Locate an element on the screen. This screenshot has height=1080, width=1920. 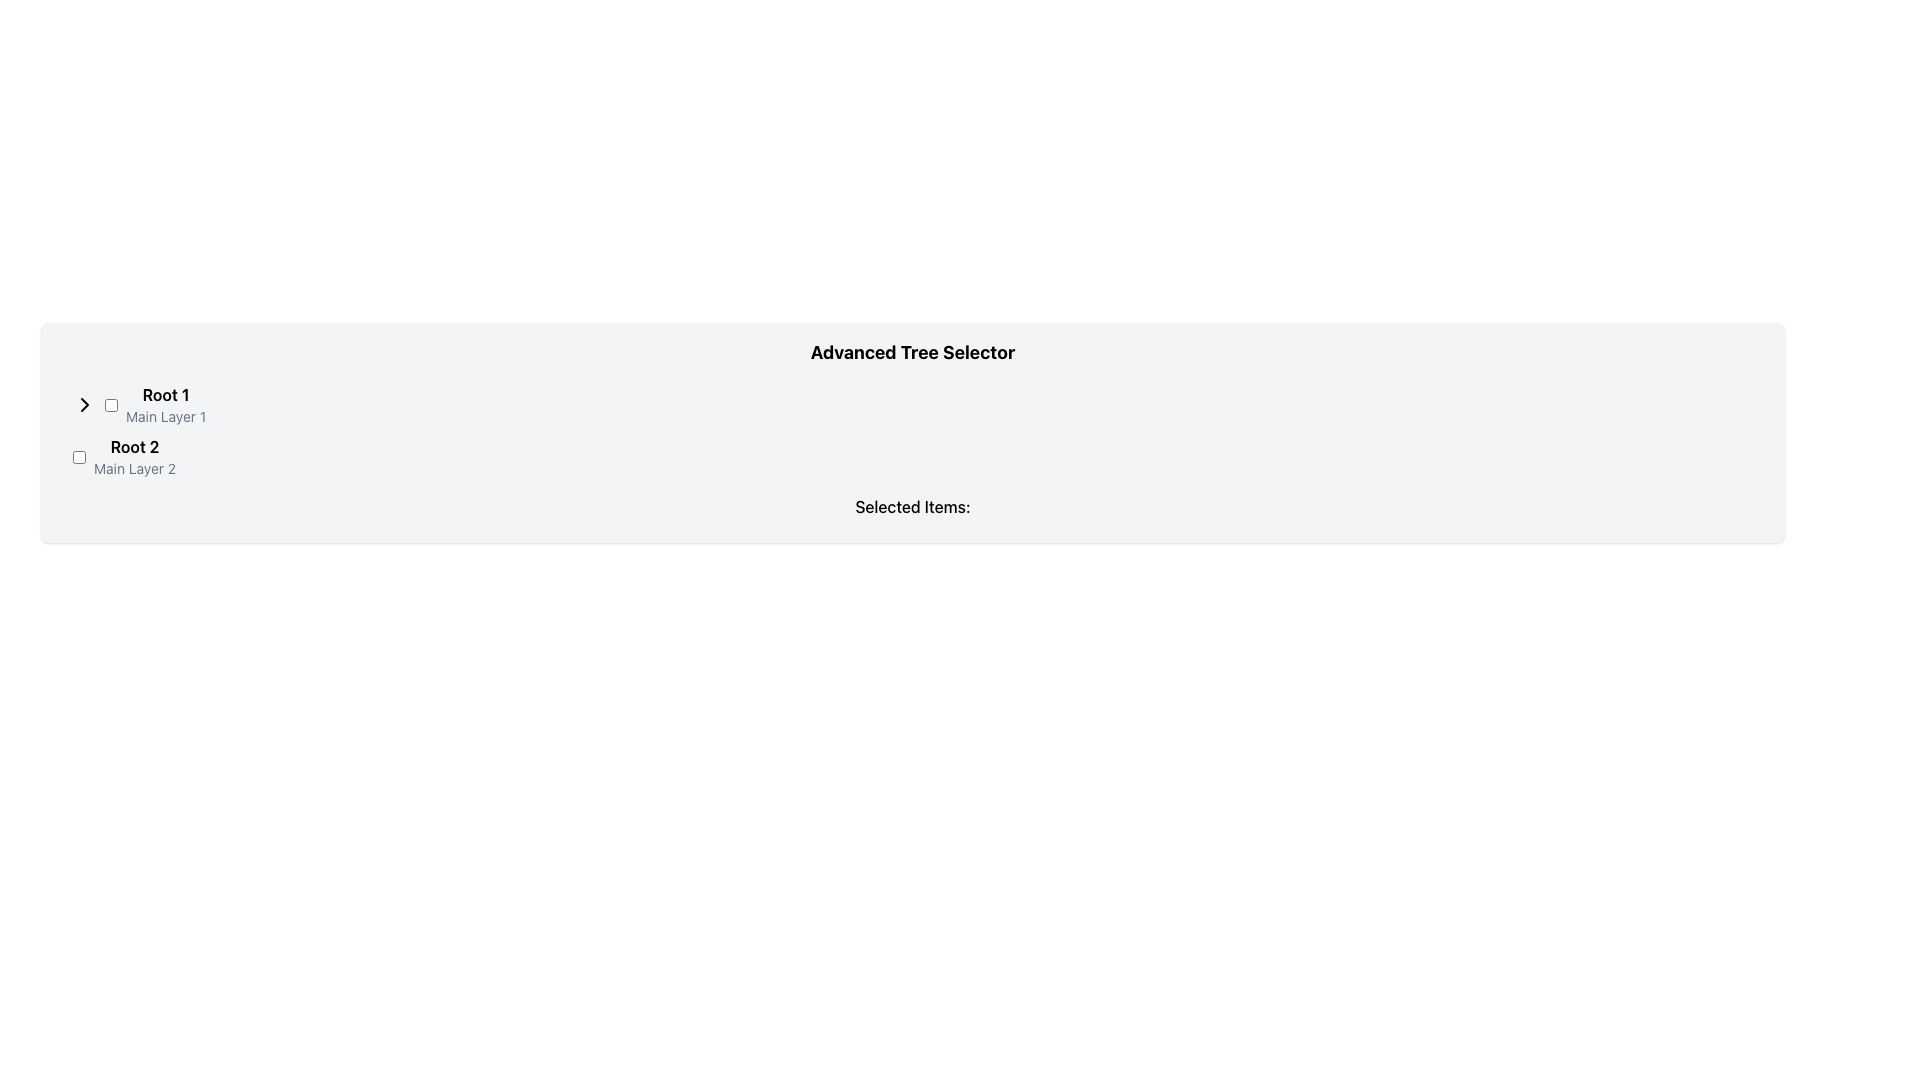
the label text element displaying 'Main Layer 1', which is styled in gray and located directly under 'Root 1' is located at coordinates (166, 415).